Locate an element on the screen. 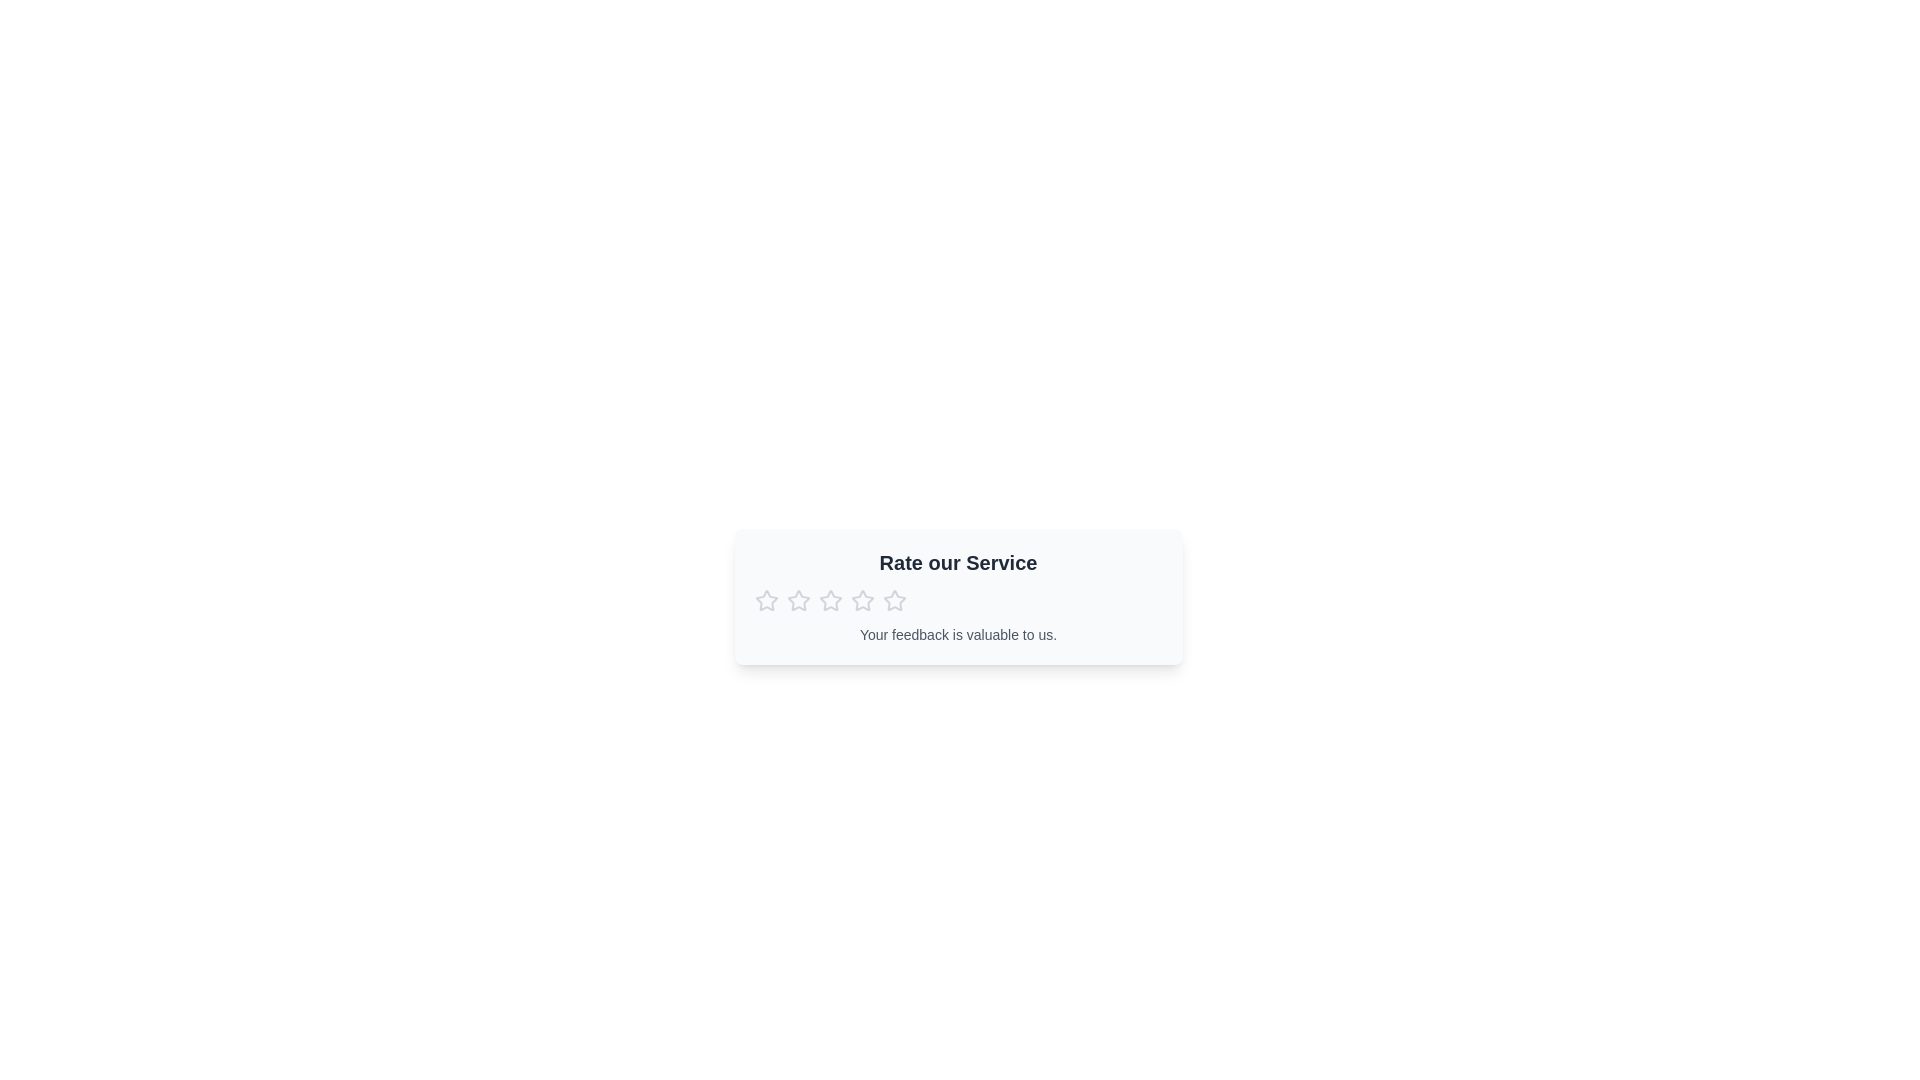 Image resolution: width=1920 pixels, height=1080 pixels. the second star-shaped rating icon, which is hollow with a gray outline, located below the text 'Rate our Service' to rate is located at coordinates (830, 599).